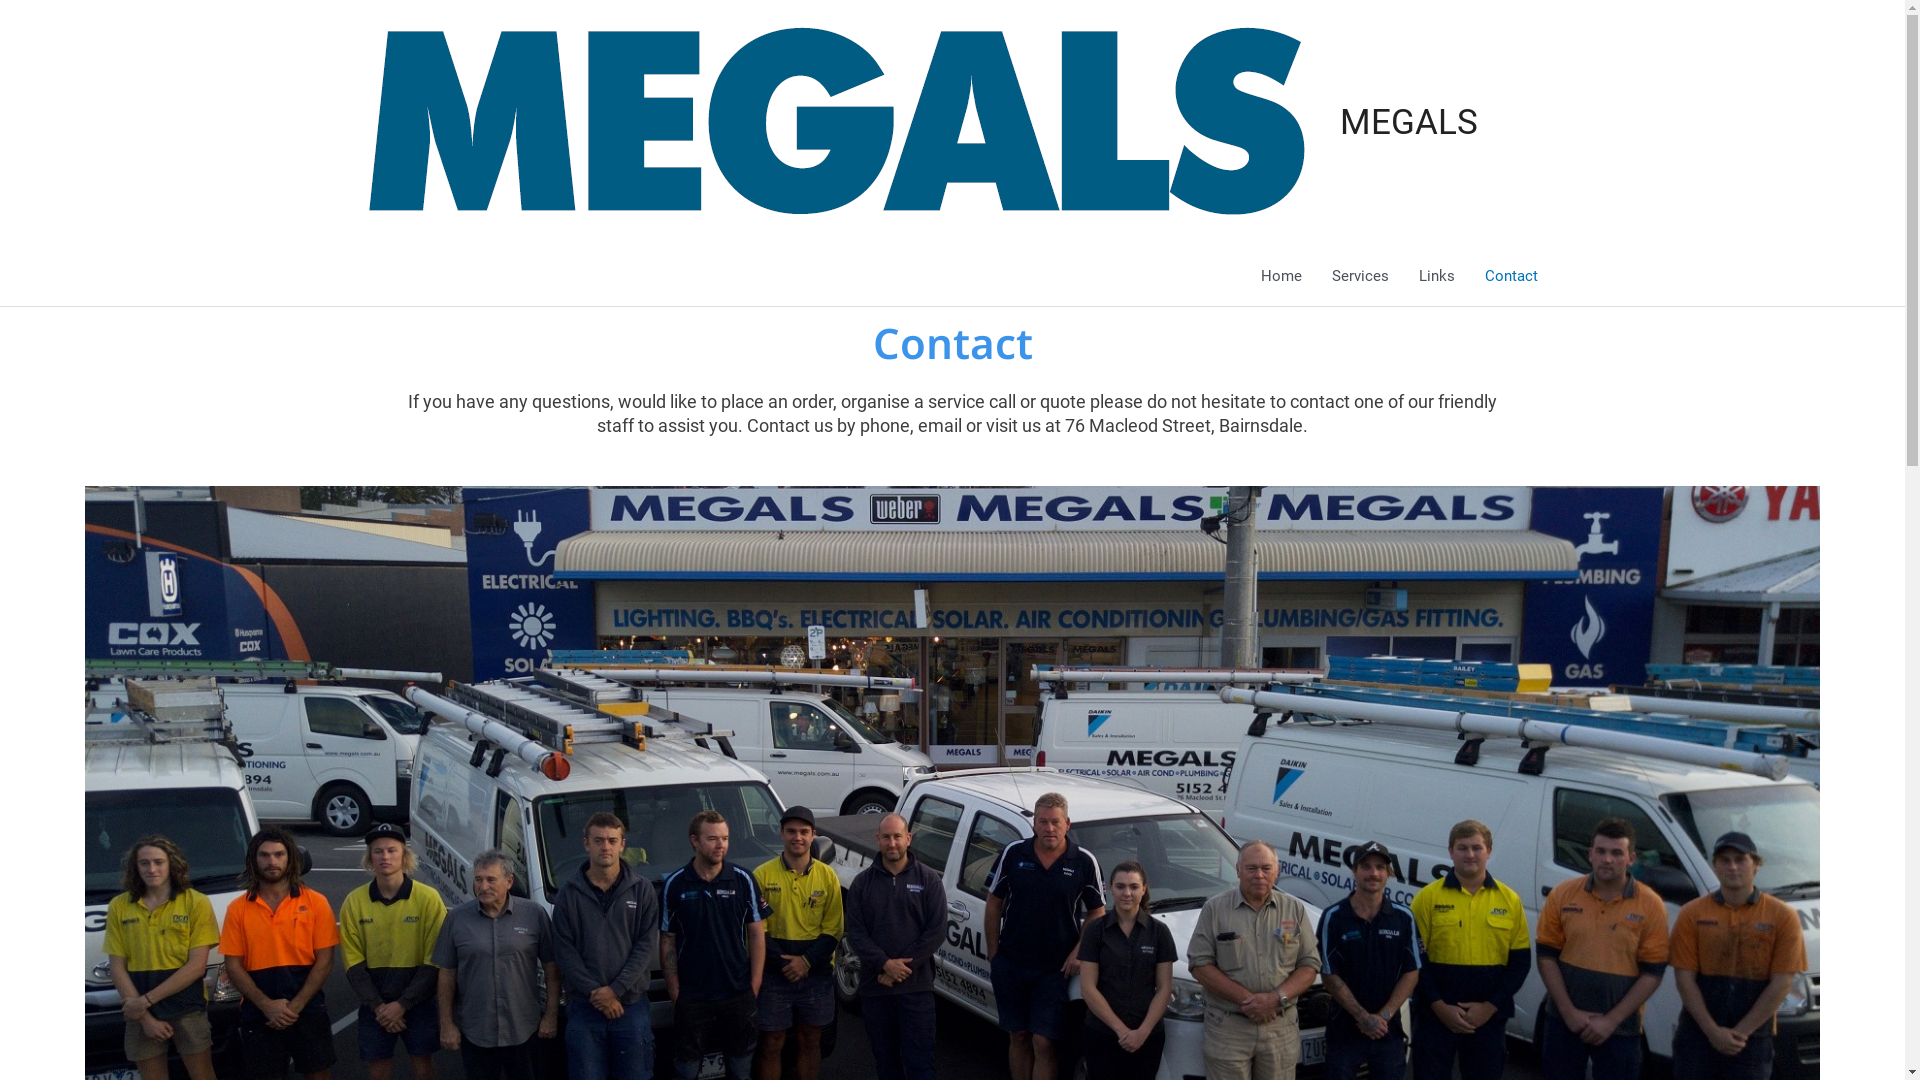 Image resolution: width=1920 pixels, height=1080 pixels. Describe the element at coordinates (1408, 122) in the screenshot. I see `'MEGALS'` at that location.